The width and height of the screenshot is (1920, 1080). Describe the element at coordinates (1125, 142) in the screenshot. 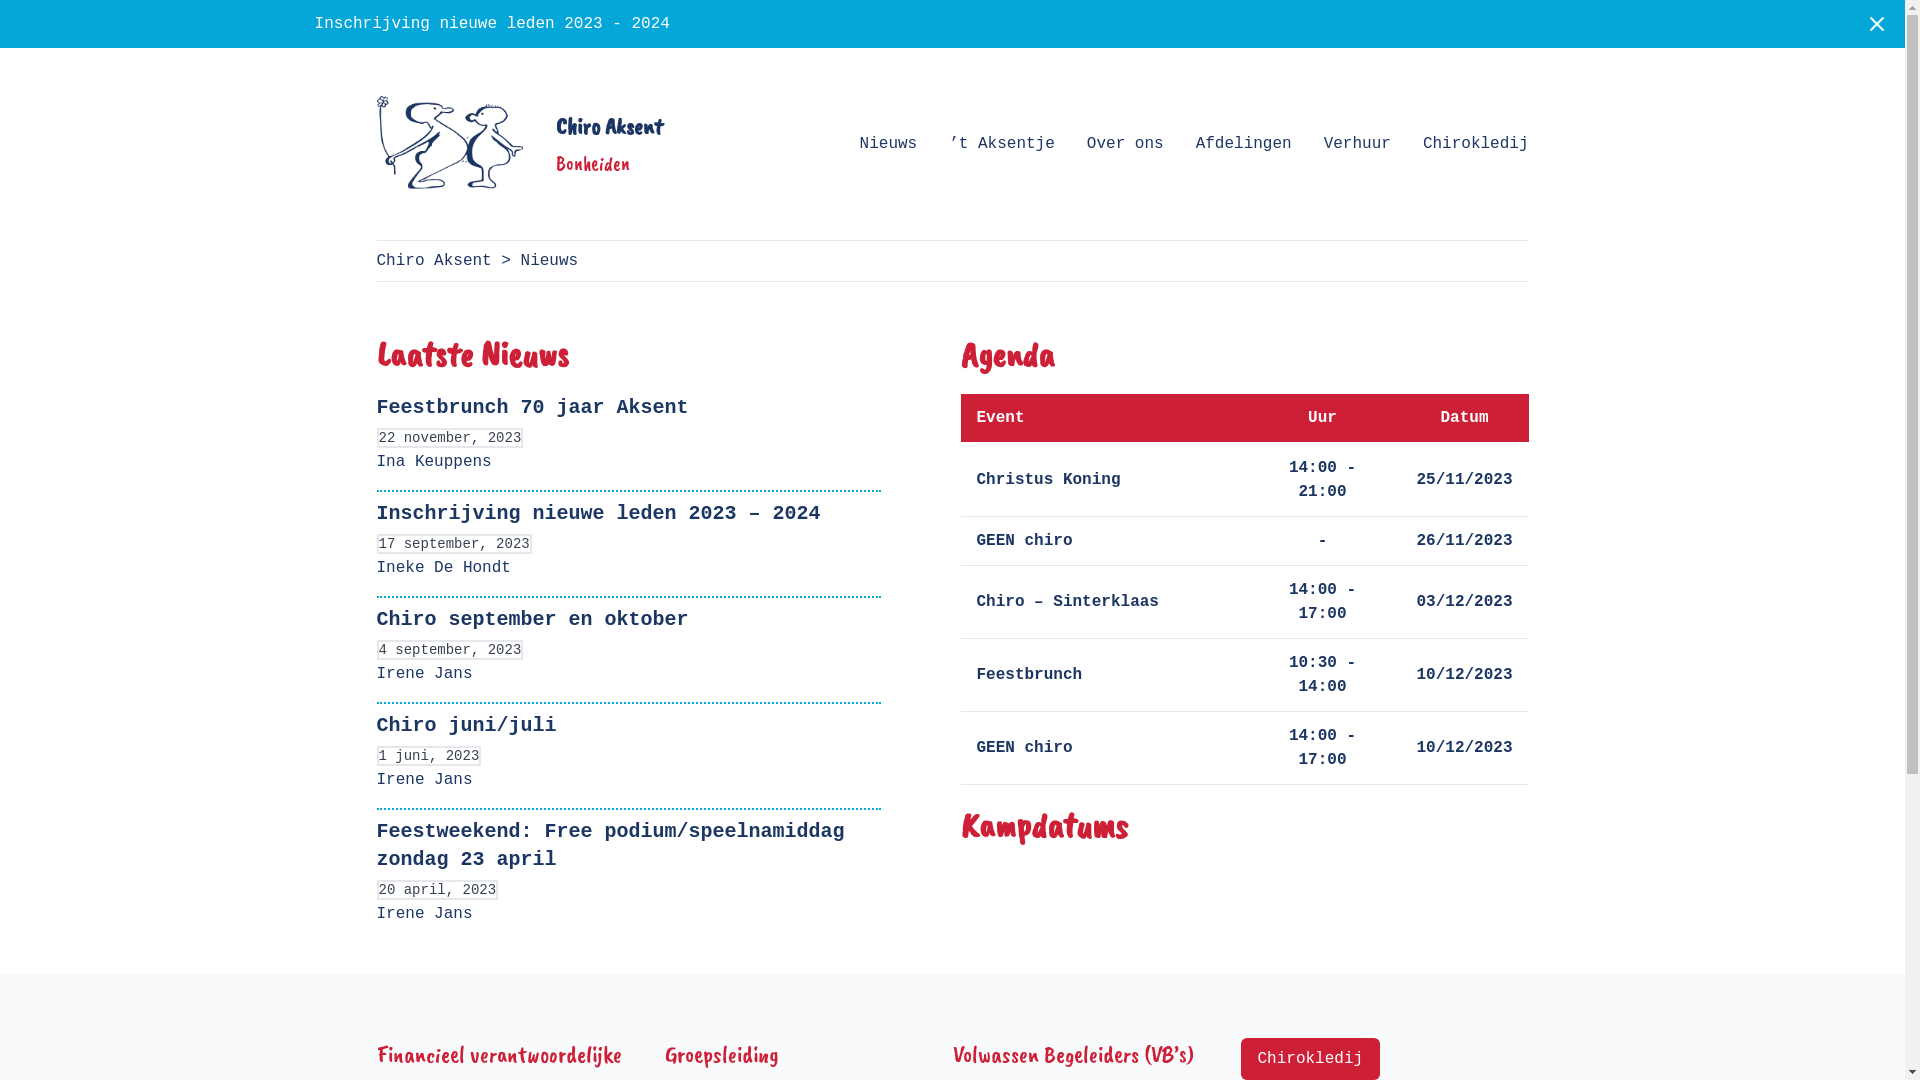

I see `'Over ons'` at that location.